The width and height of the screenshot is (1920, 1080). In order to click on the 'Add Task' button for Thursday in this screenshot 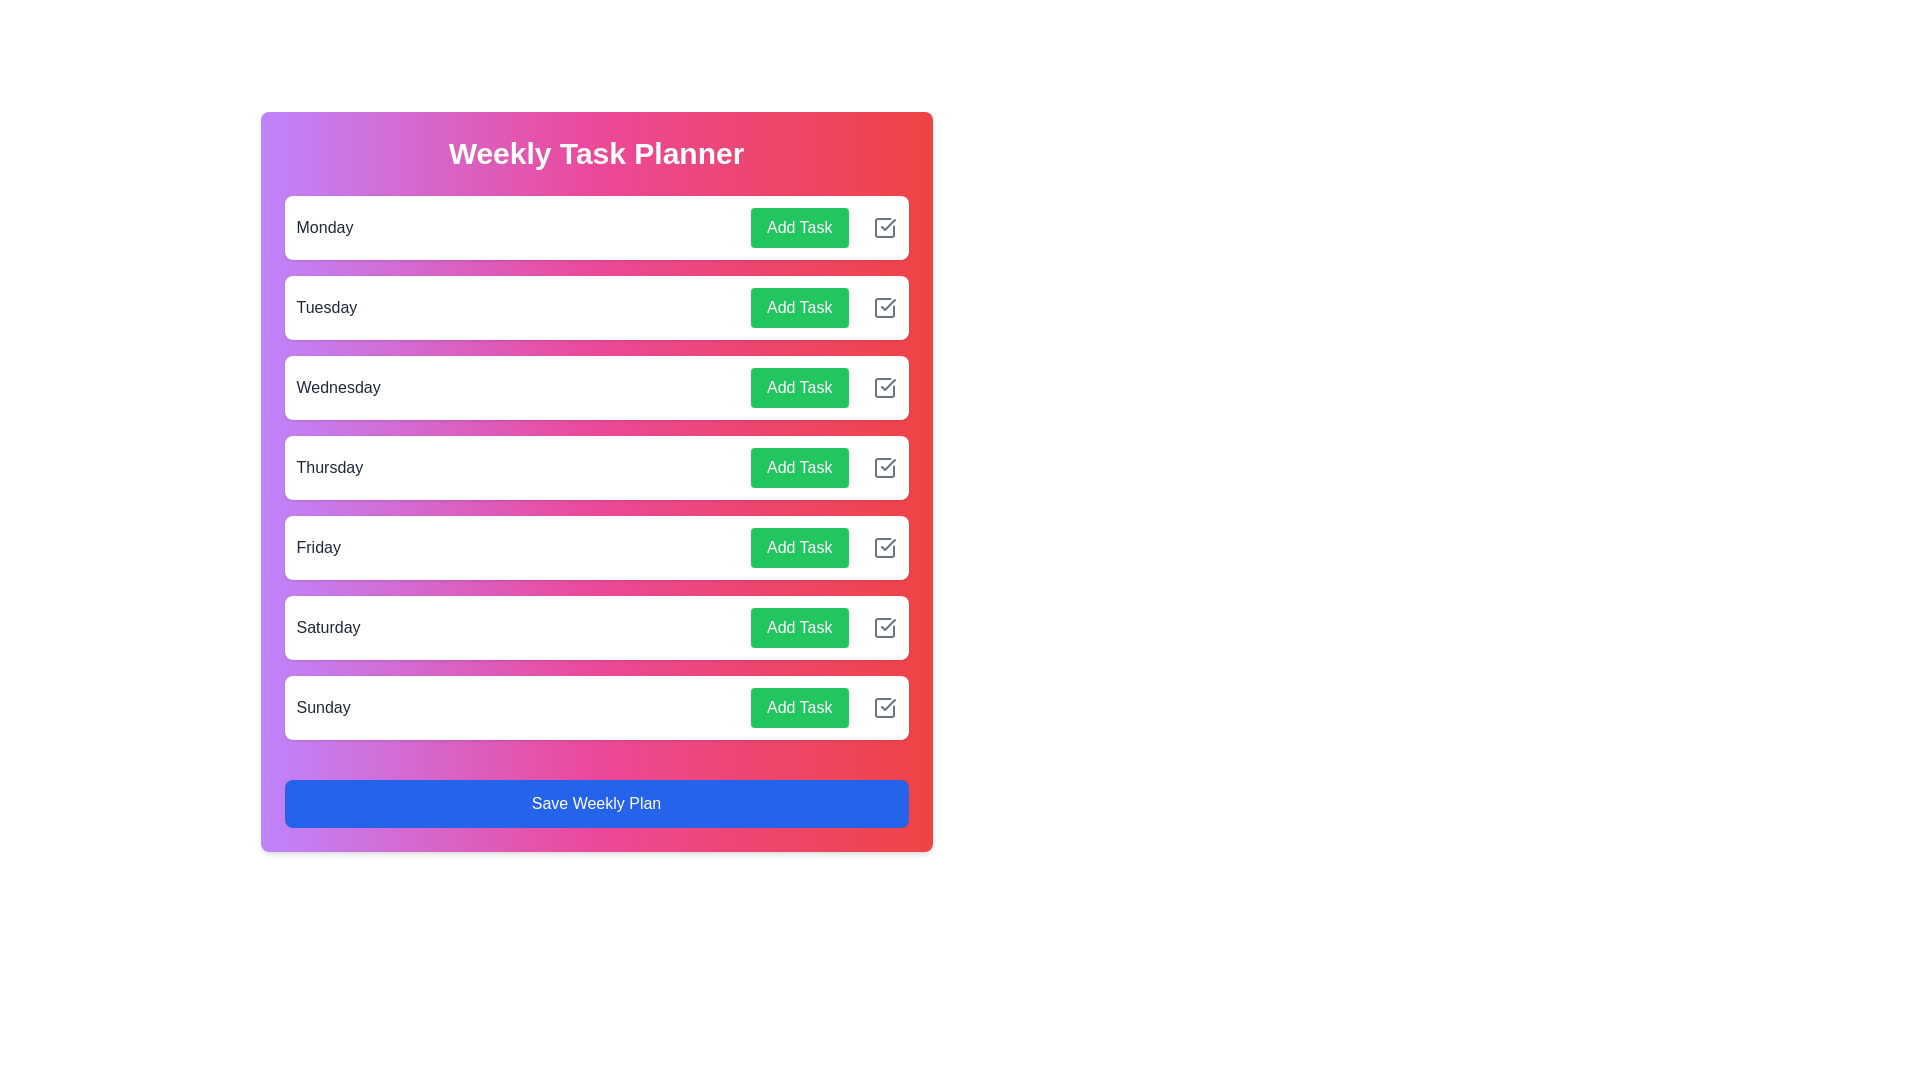, I will do `click(798, 467)`.